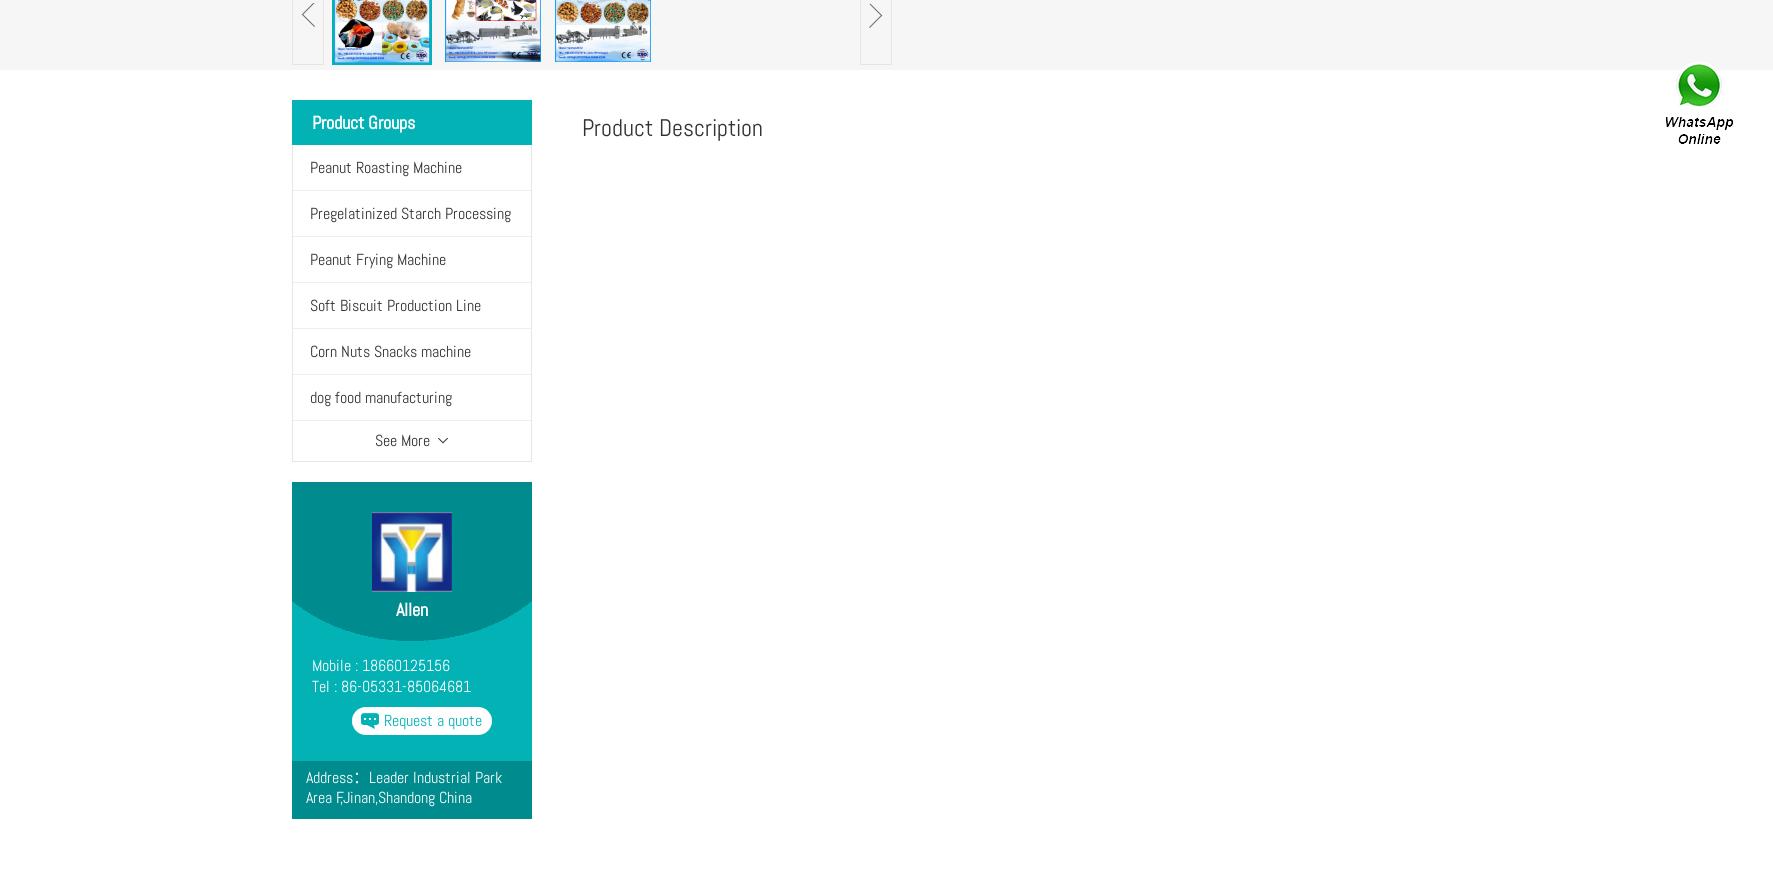  I want to click on 'Soft Biscuit Production Line', so click(309, 305).